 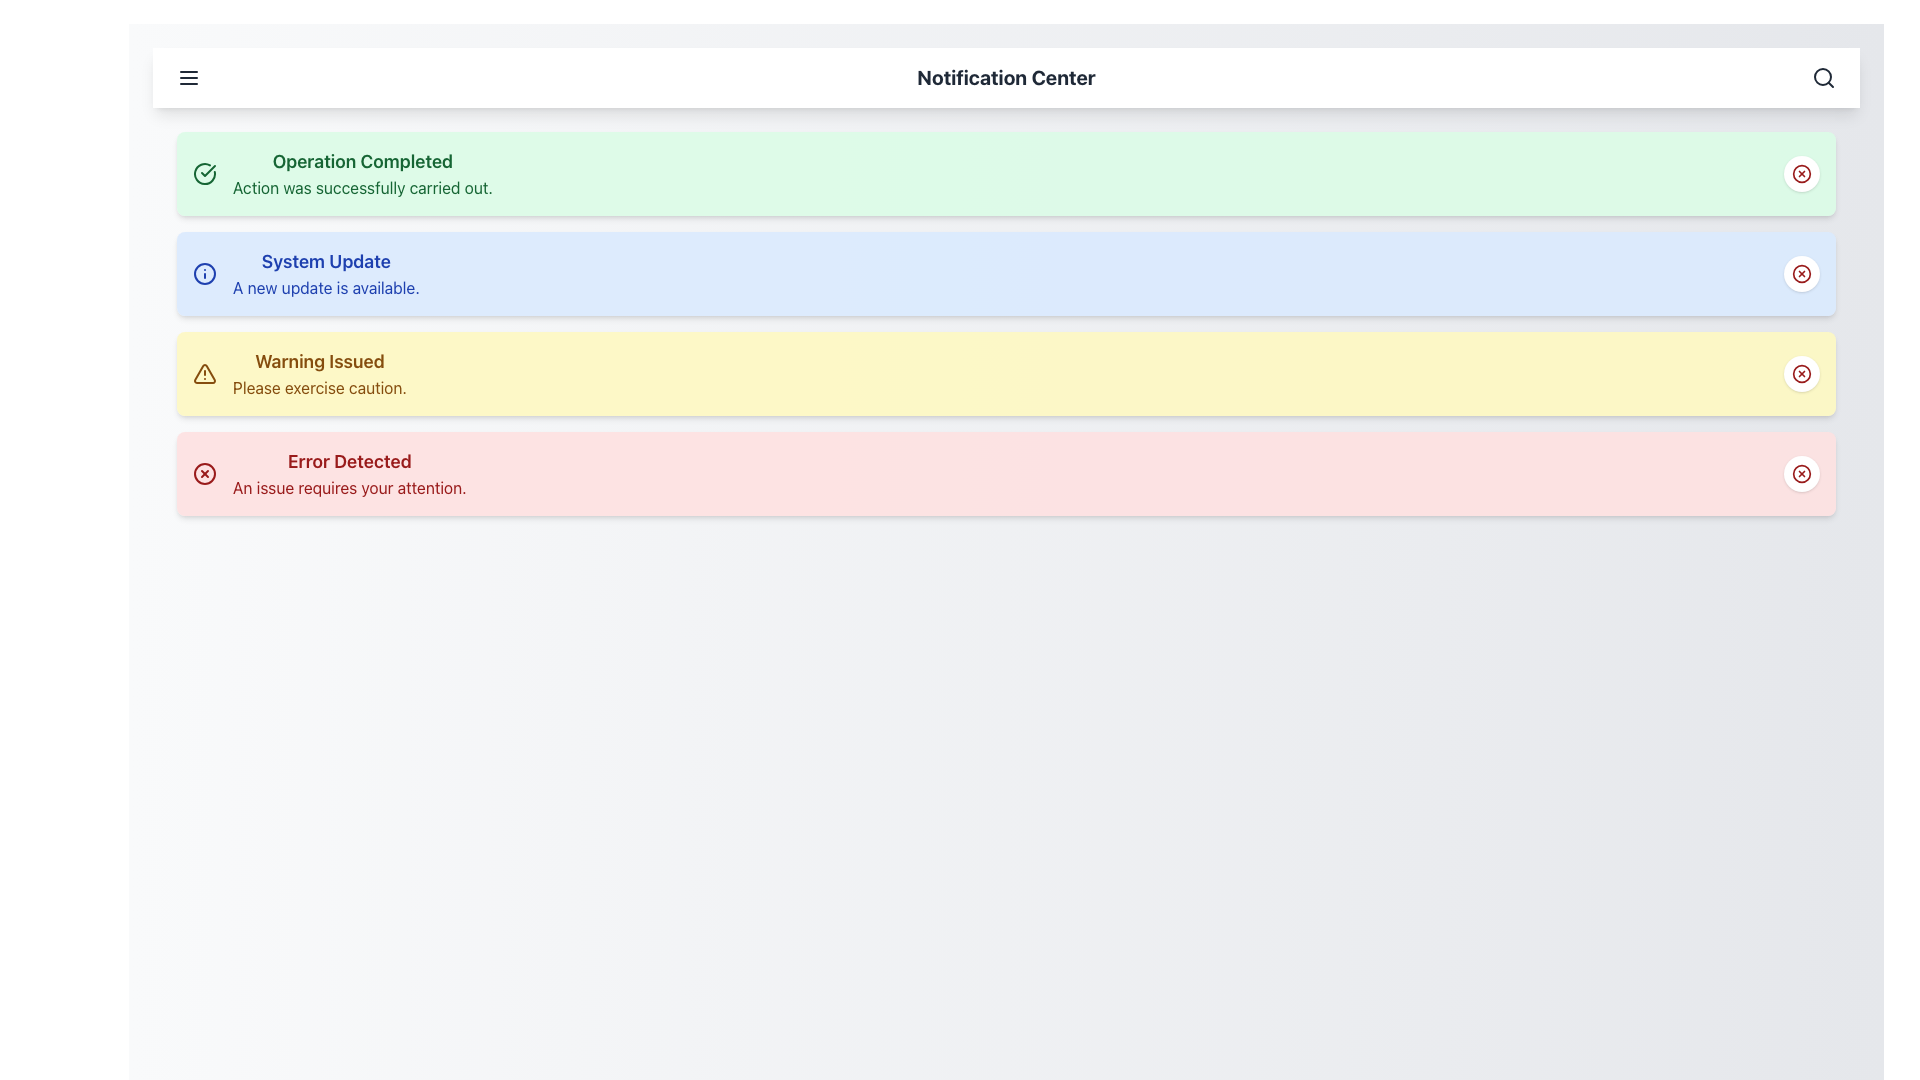 What do you see at coordinates (1824, 76) in the screenshot?
I see `the magnifying glass icon on the right side of the top navigation bar to initiate a search` at bounding box center [1824, 76].